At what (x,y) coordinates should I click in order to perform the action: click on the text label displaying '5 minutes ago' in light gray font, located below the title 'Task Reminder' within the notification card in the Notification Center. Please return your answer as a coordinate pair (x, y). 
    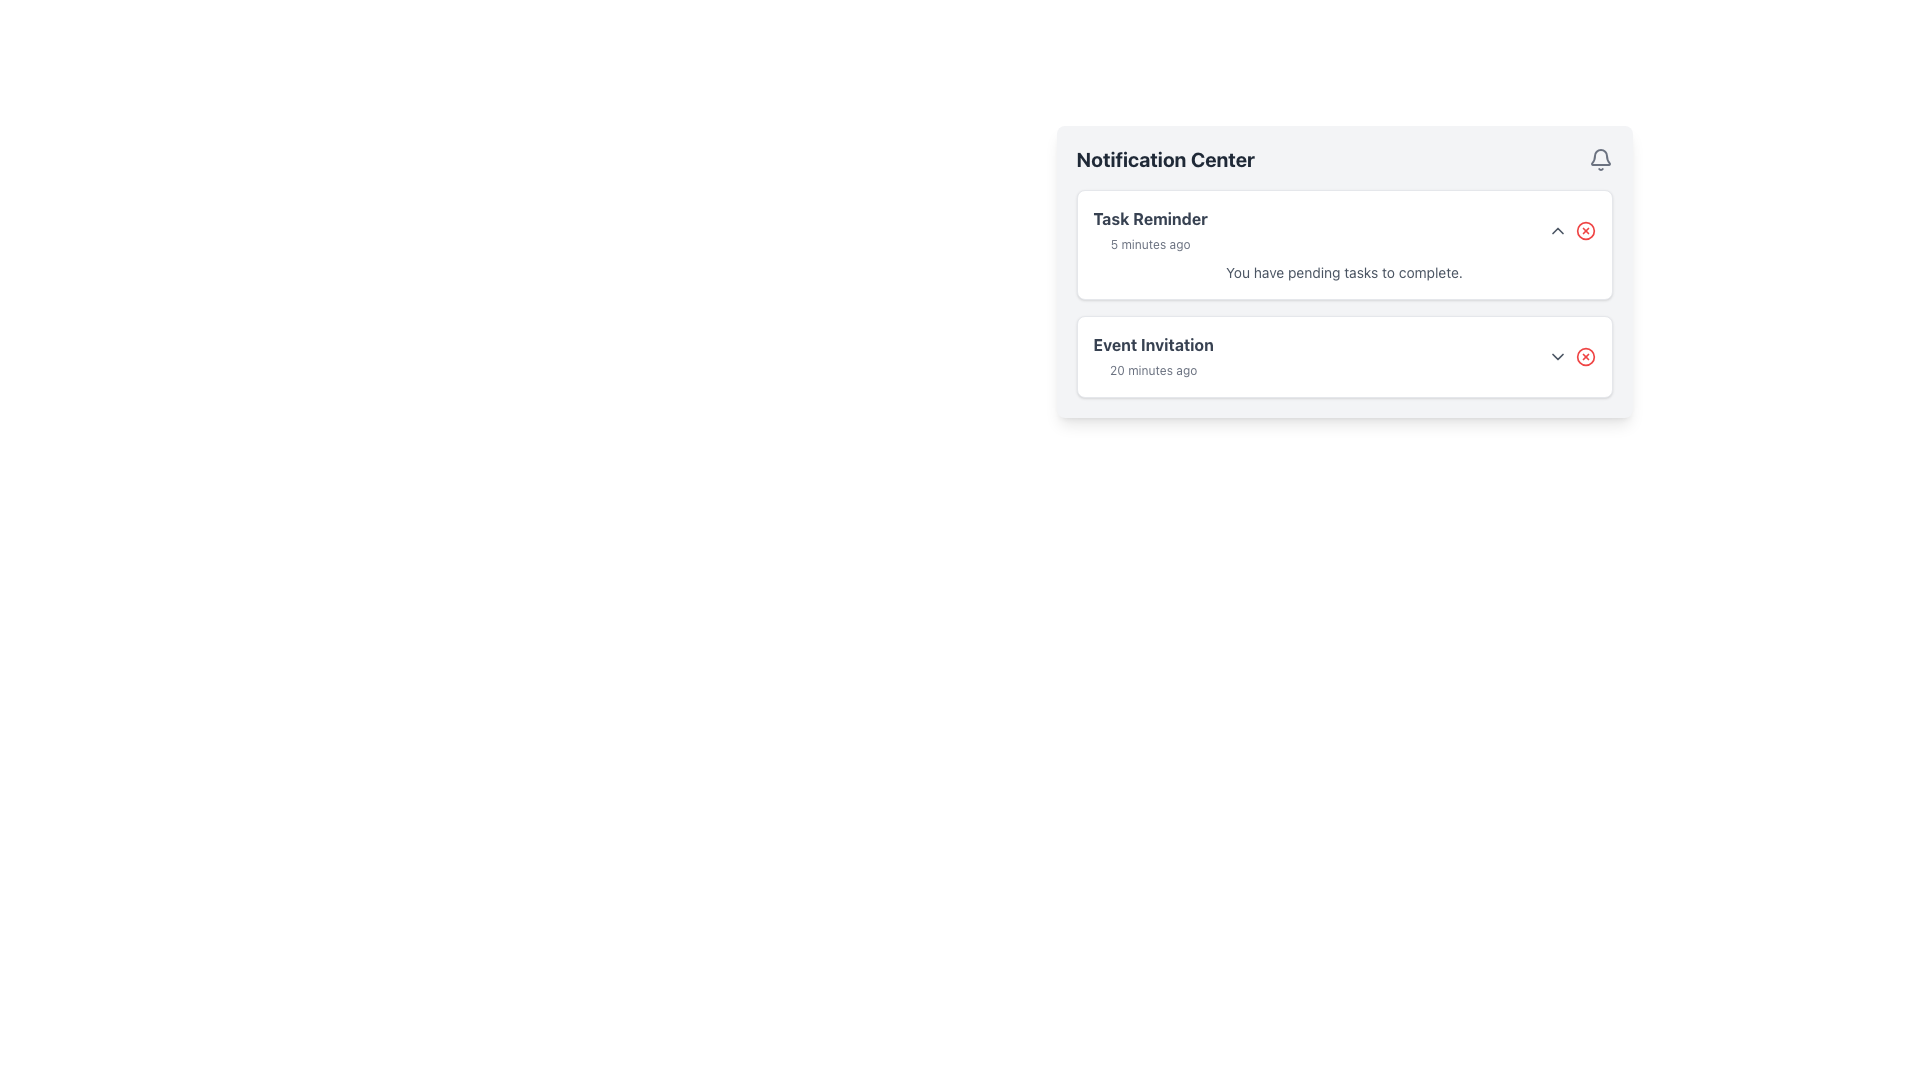
    Looking at the image, I should click on (1150, 243).